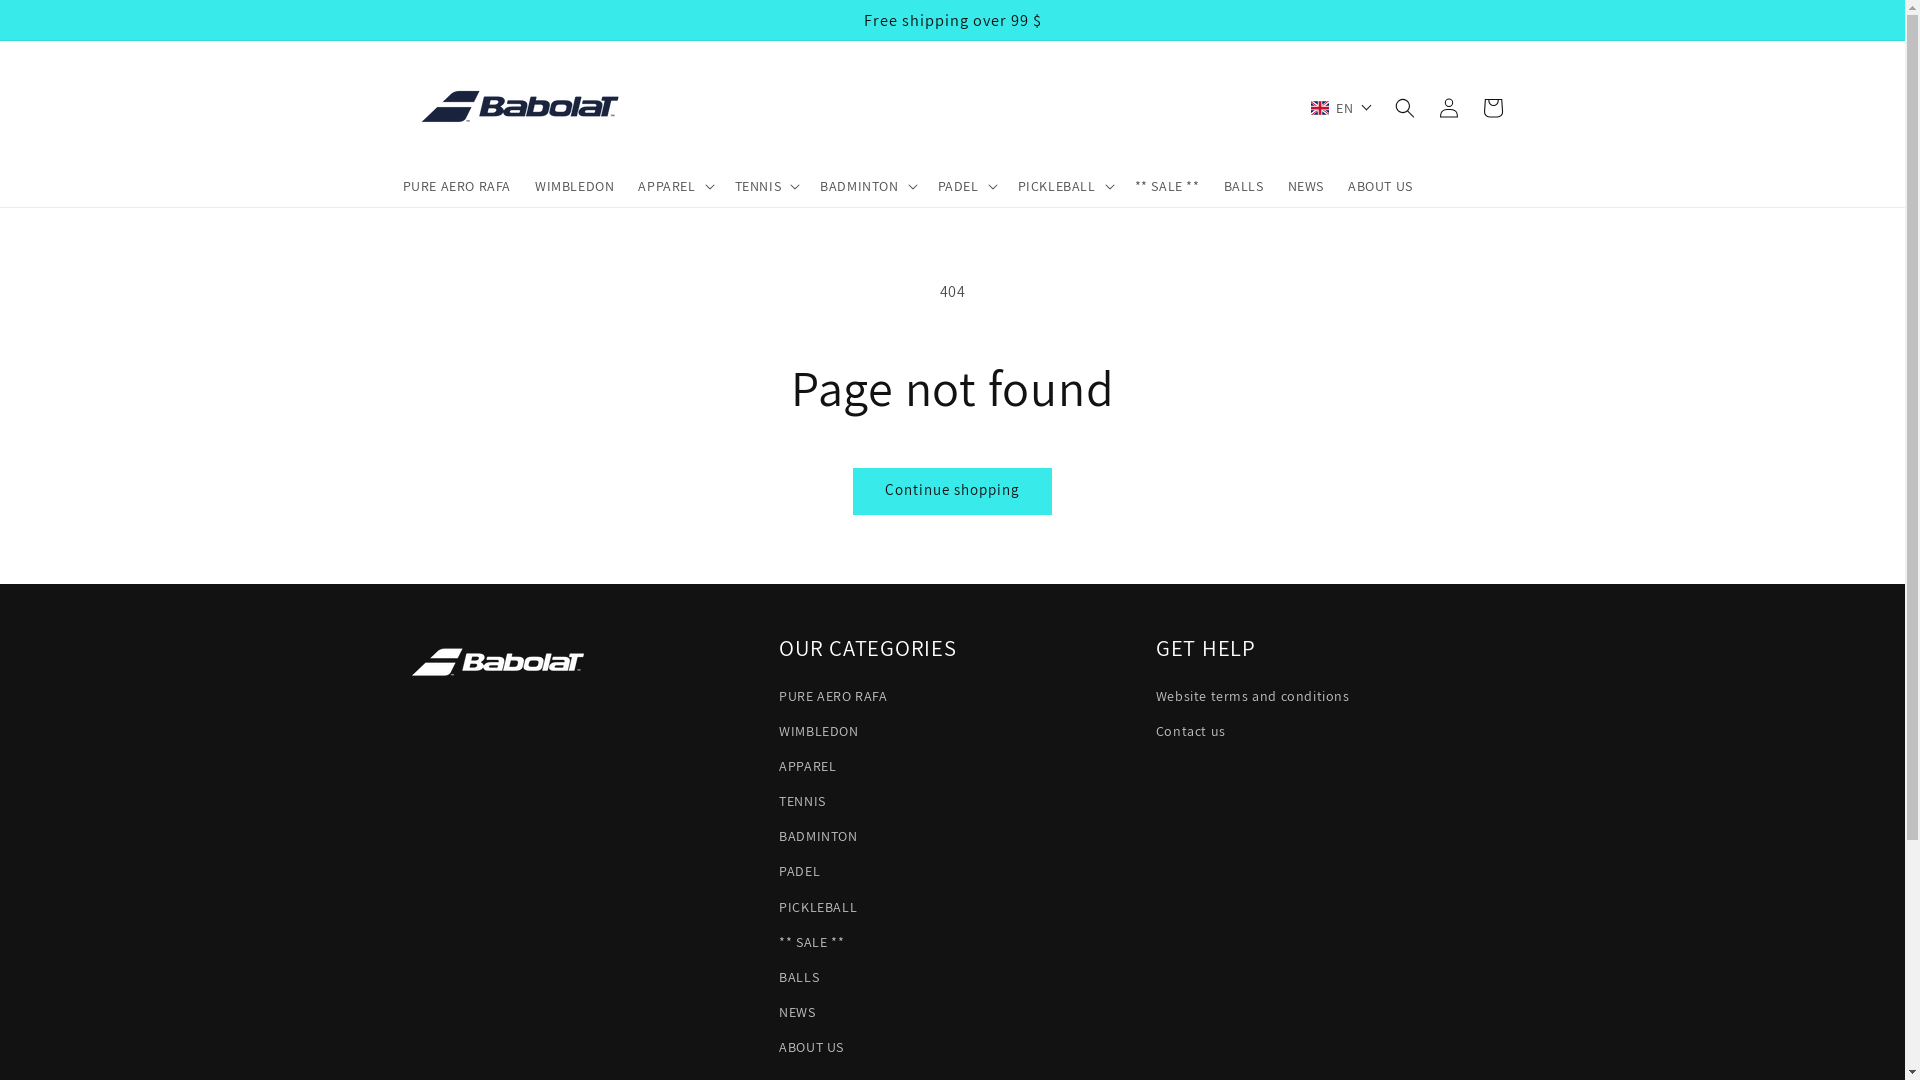  I want to click on '** SALE **', so click(811, 942).